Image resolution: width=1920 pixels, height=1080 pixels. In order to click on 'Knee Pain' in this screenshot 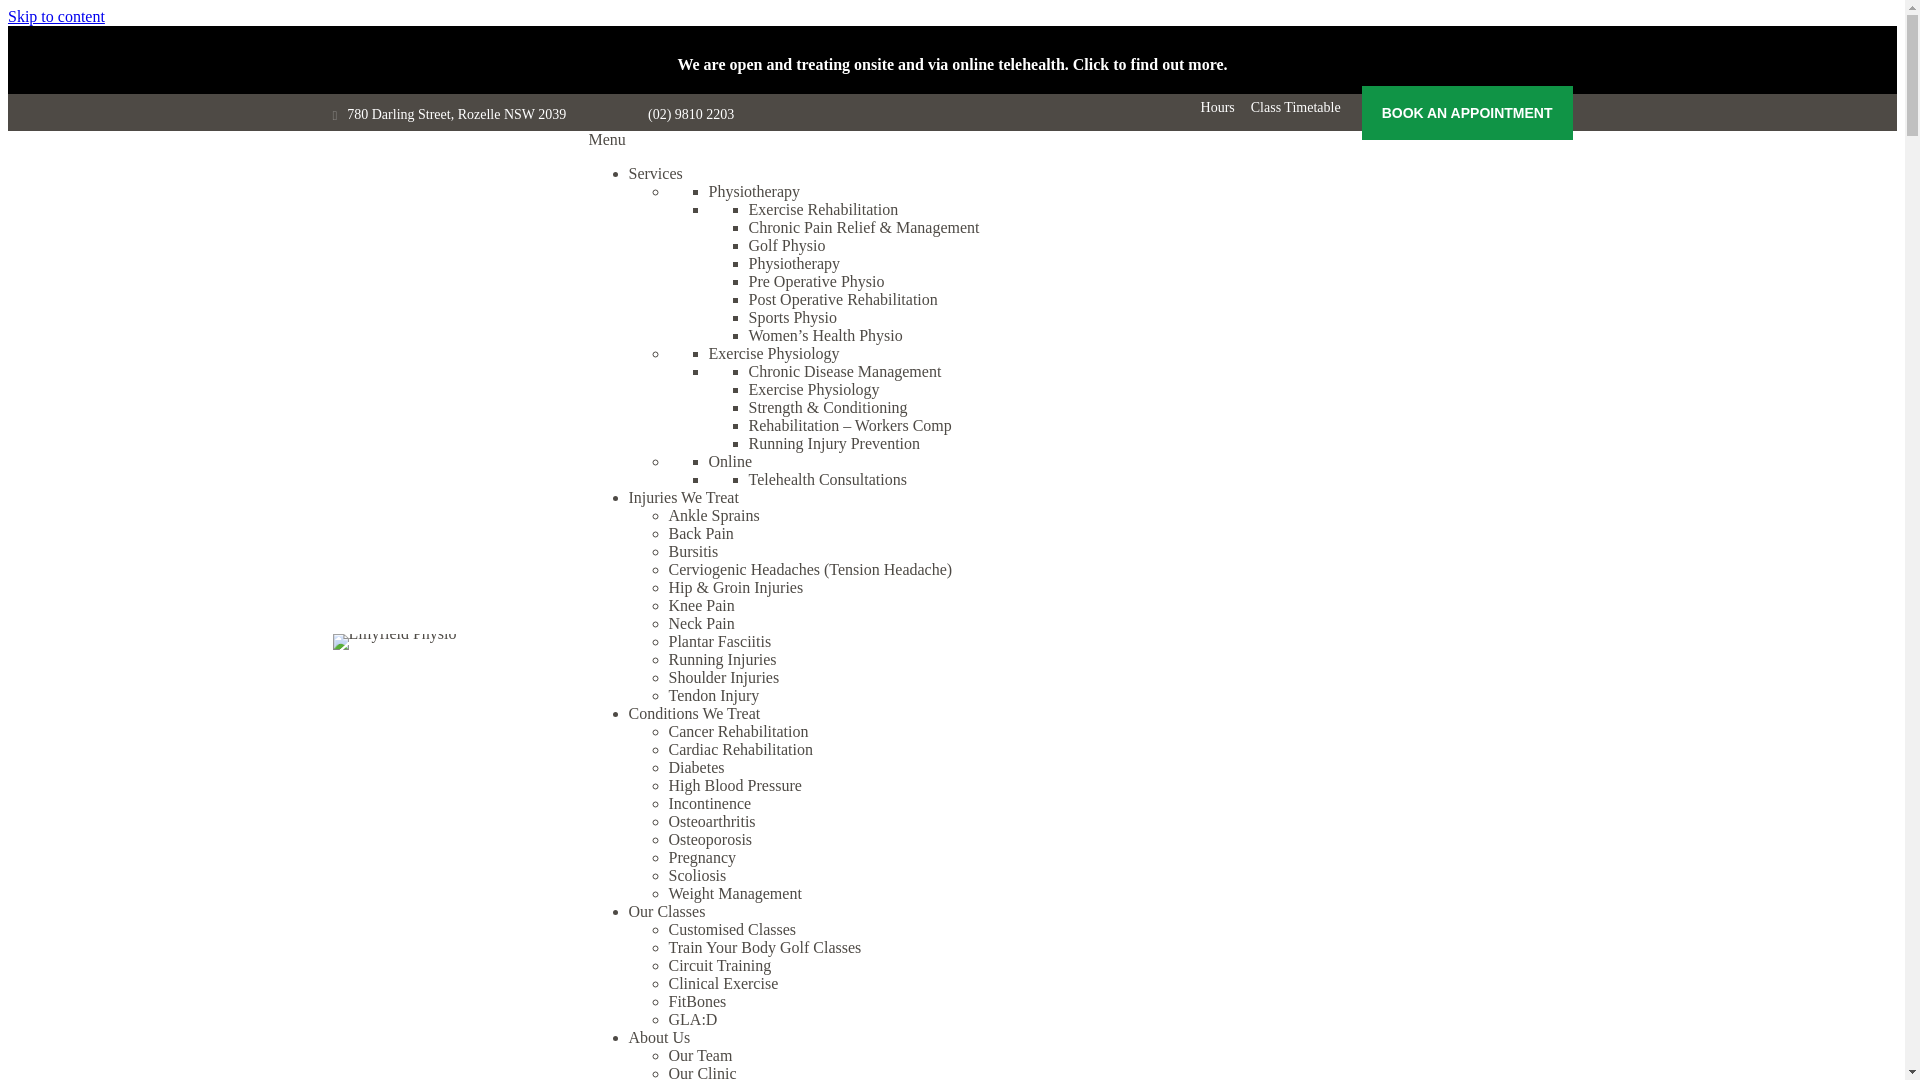, I will do `click(667, 604)`.